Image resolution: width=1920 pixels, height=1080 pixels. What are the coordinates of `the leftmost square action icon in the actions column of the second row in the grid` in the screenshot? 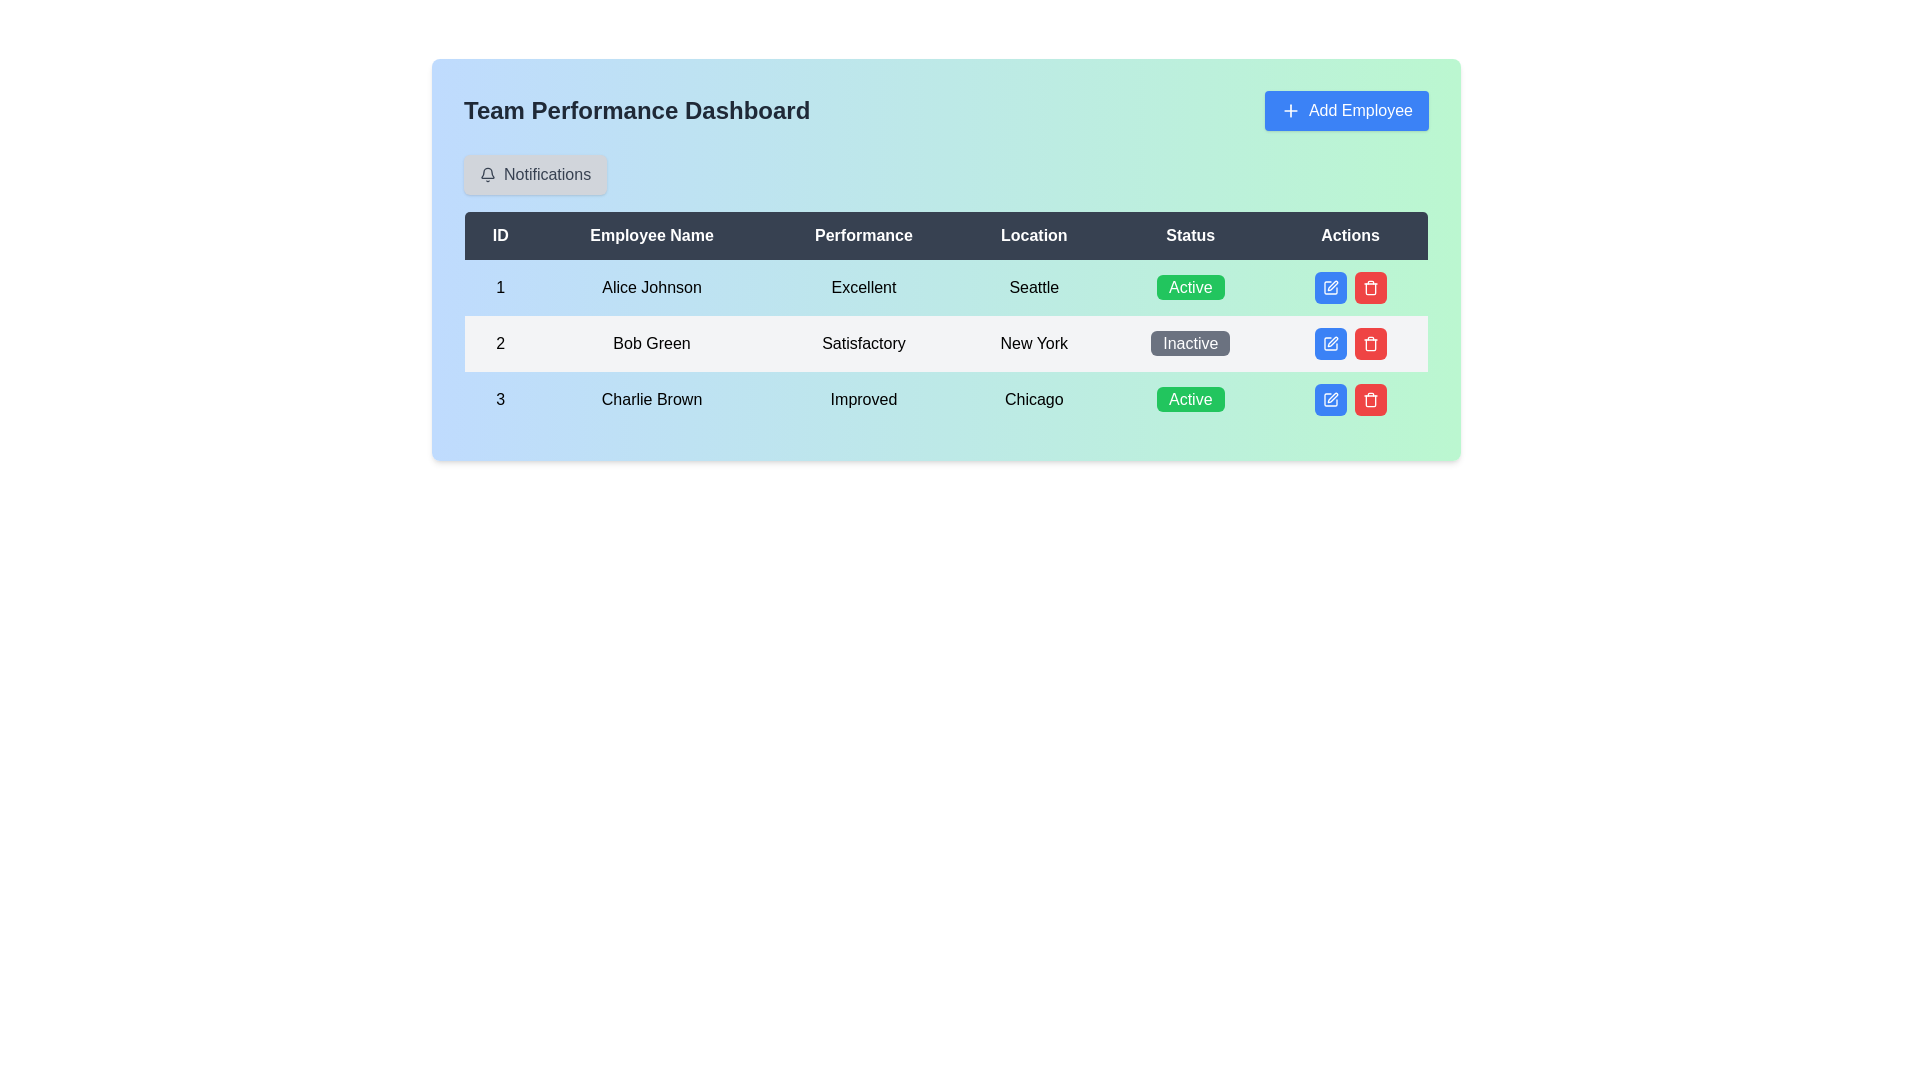 It's located at (1330, 400).